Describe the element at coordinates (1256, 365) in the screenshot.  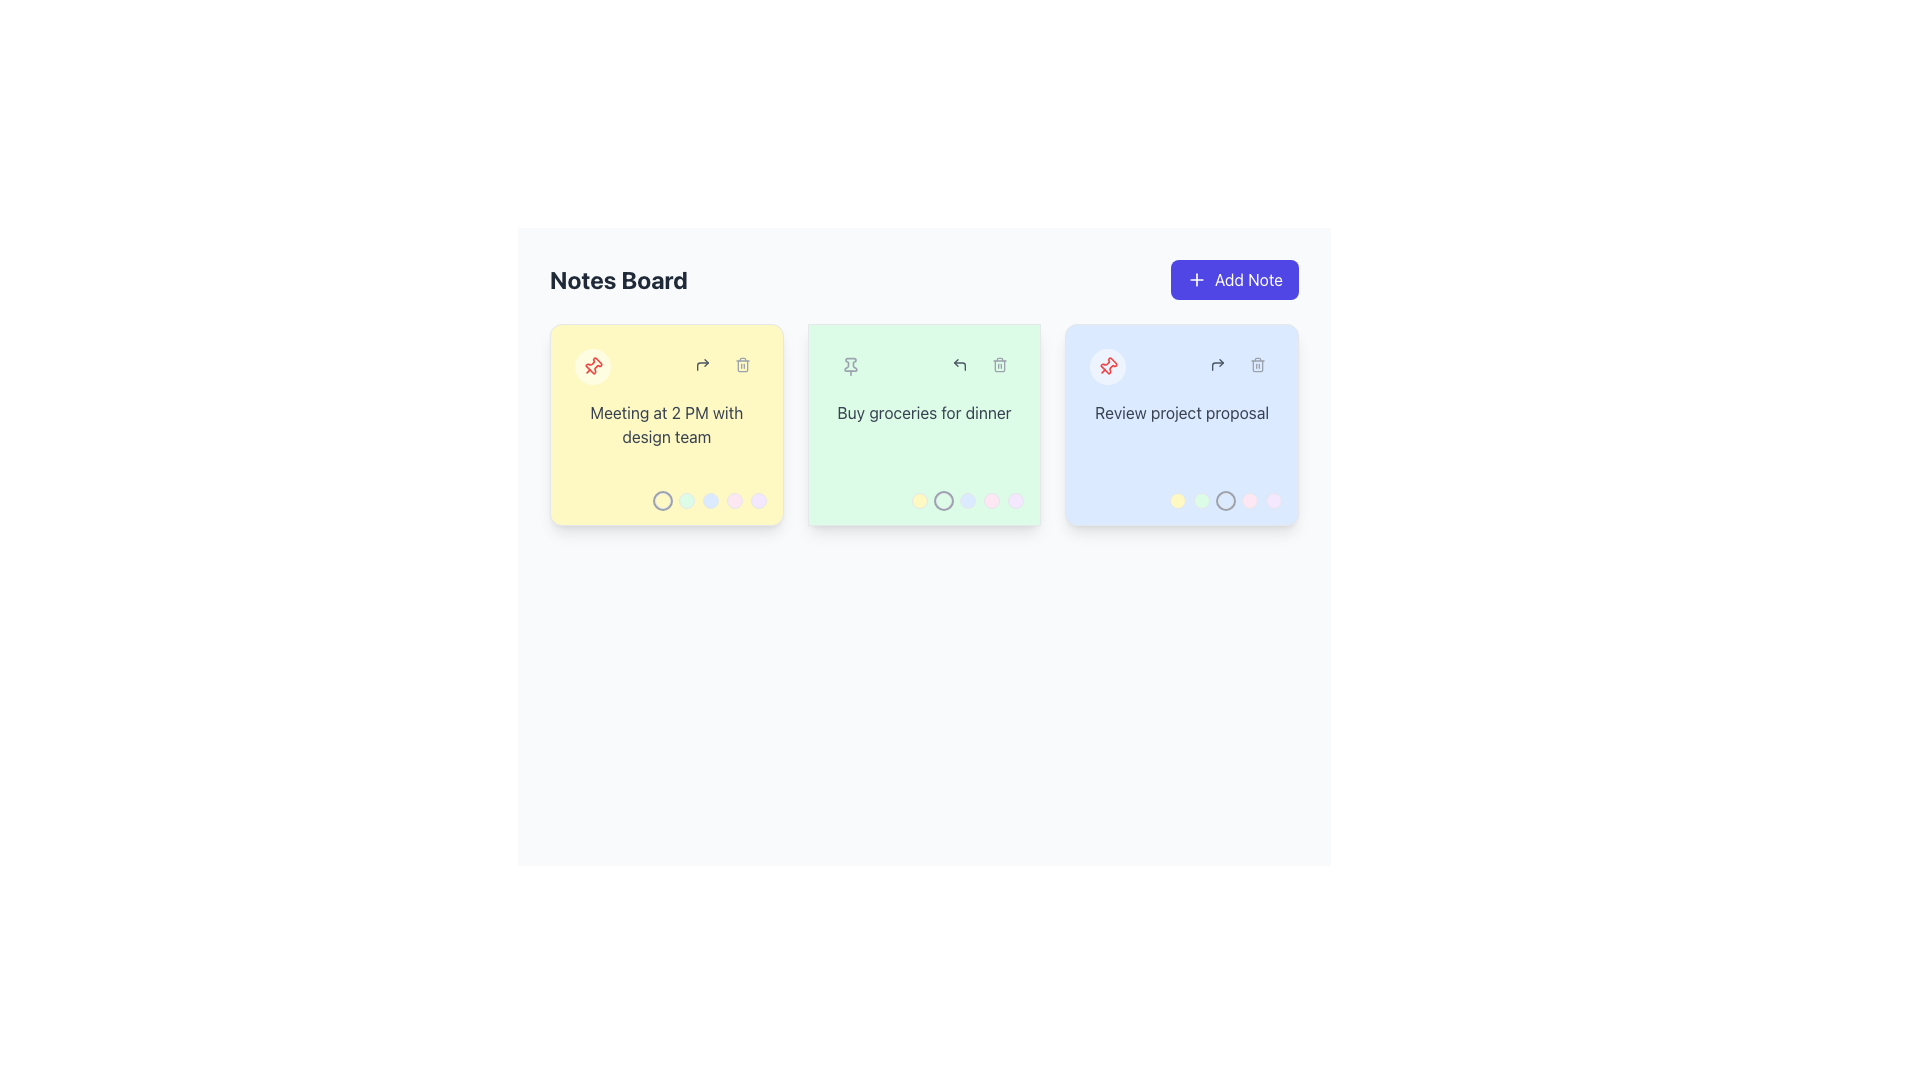
I see `the trash can icon located in the top-right corner of the blue note card titled 'Review project proposal' to activate its hover style` at that location.